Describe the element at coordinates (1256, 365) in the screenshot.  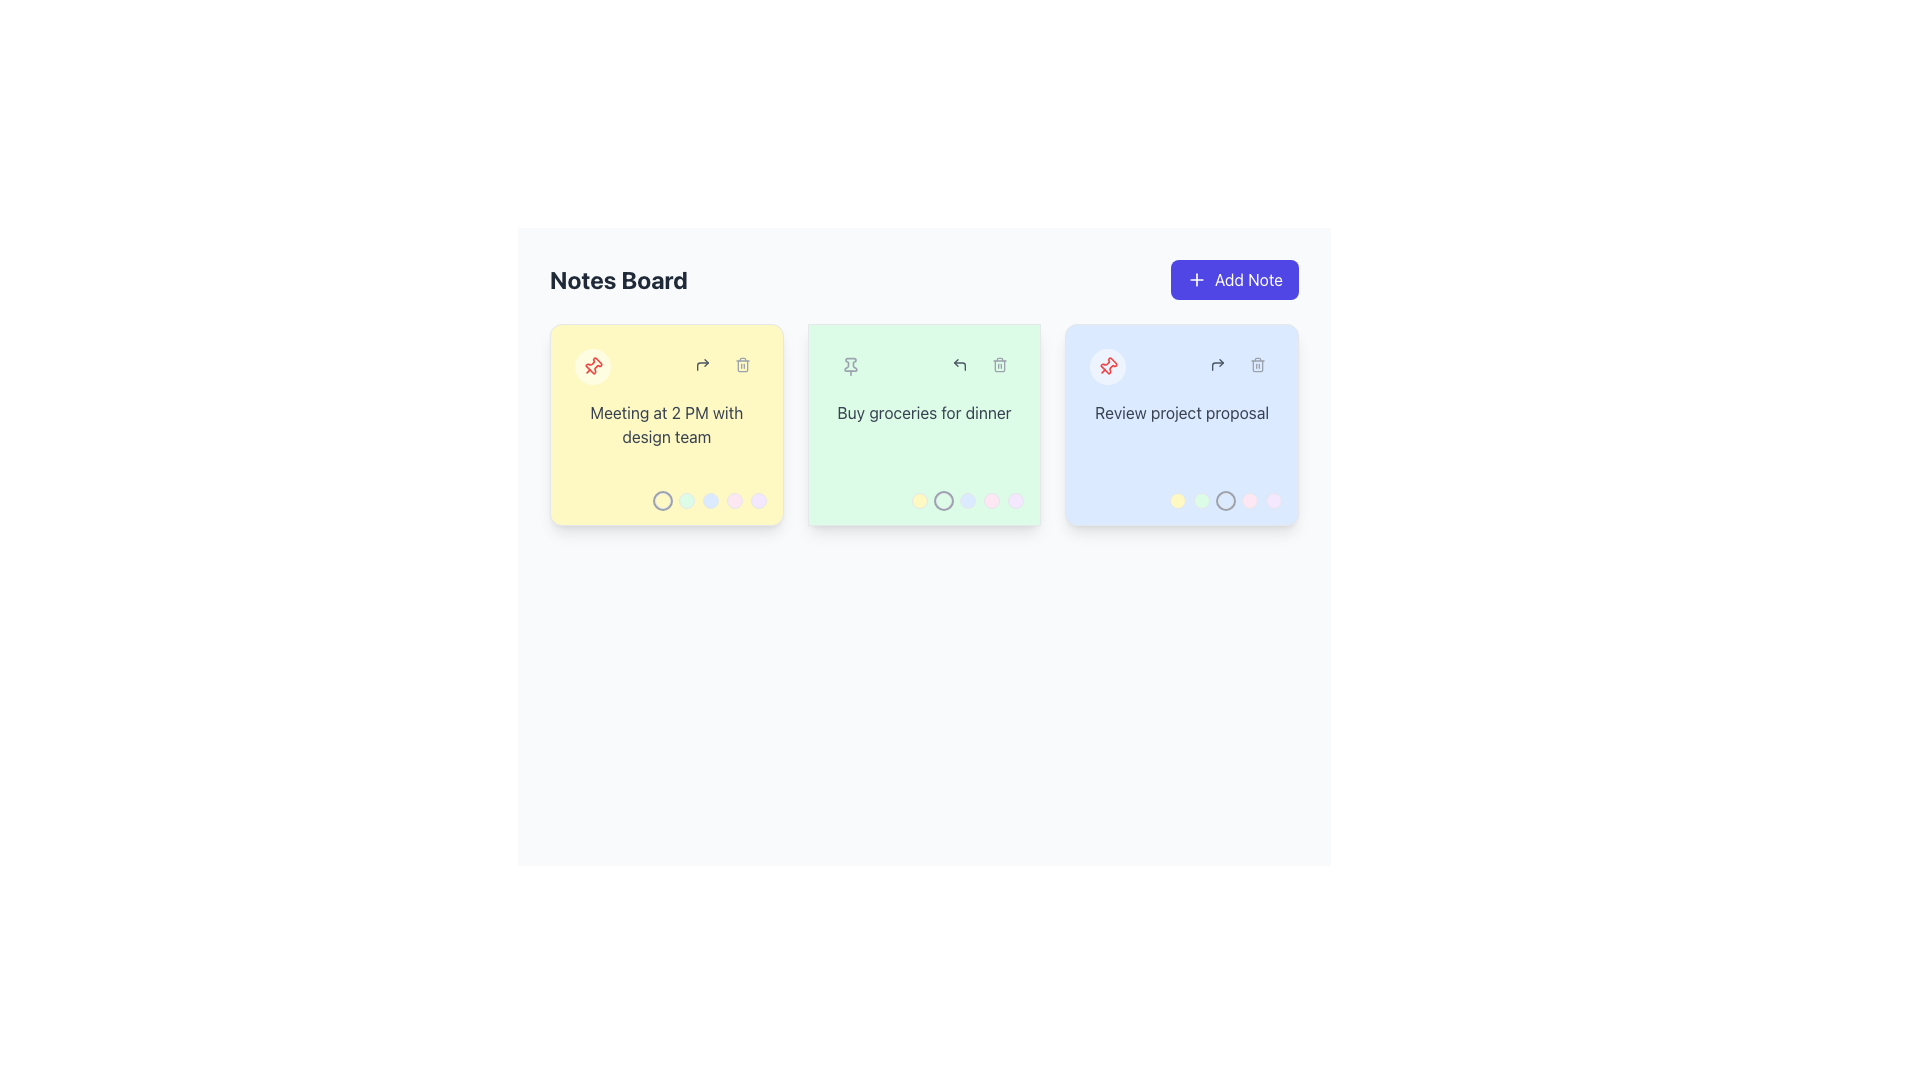
I see `the trash can icon located in the top-right corner of the blue note card titled 'Review project proposal' to activate its hover style` at that location.